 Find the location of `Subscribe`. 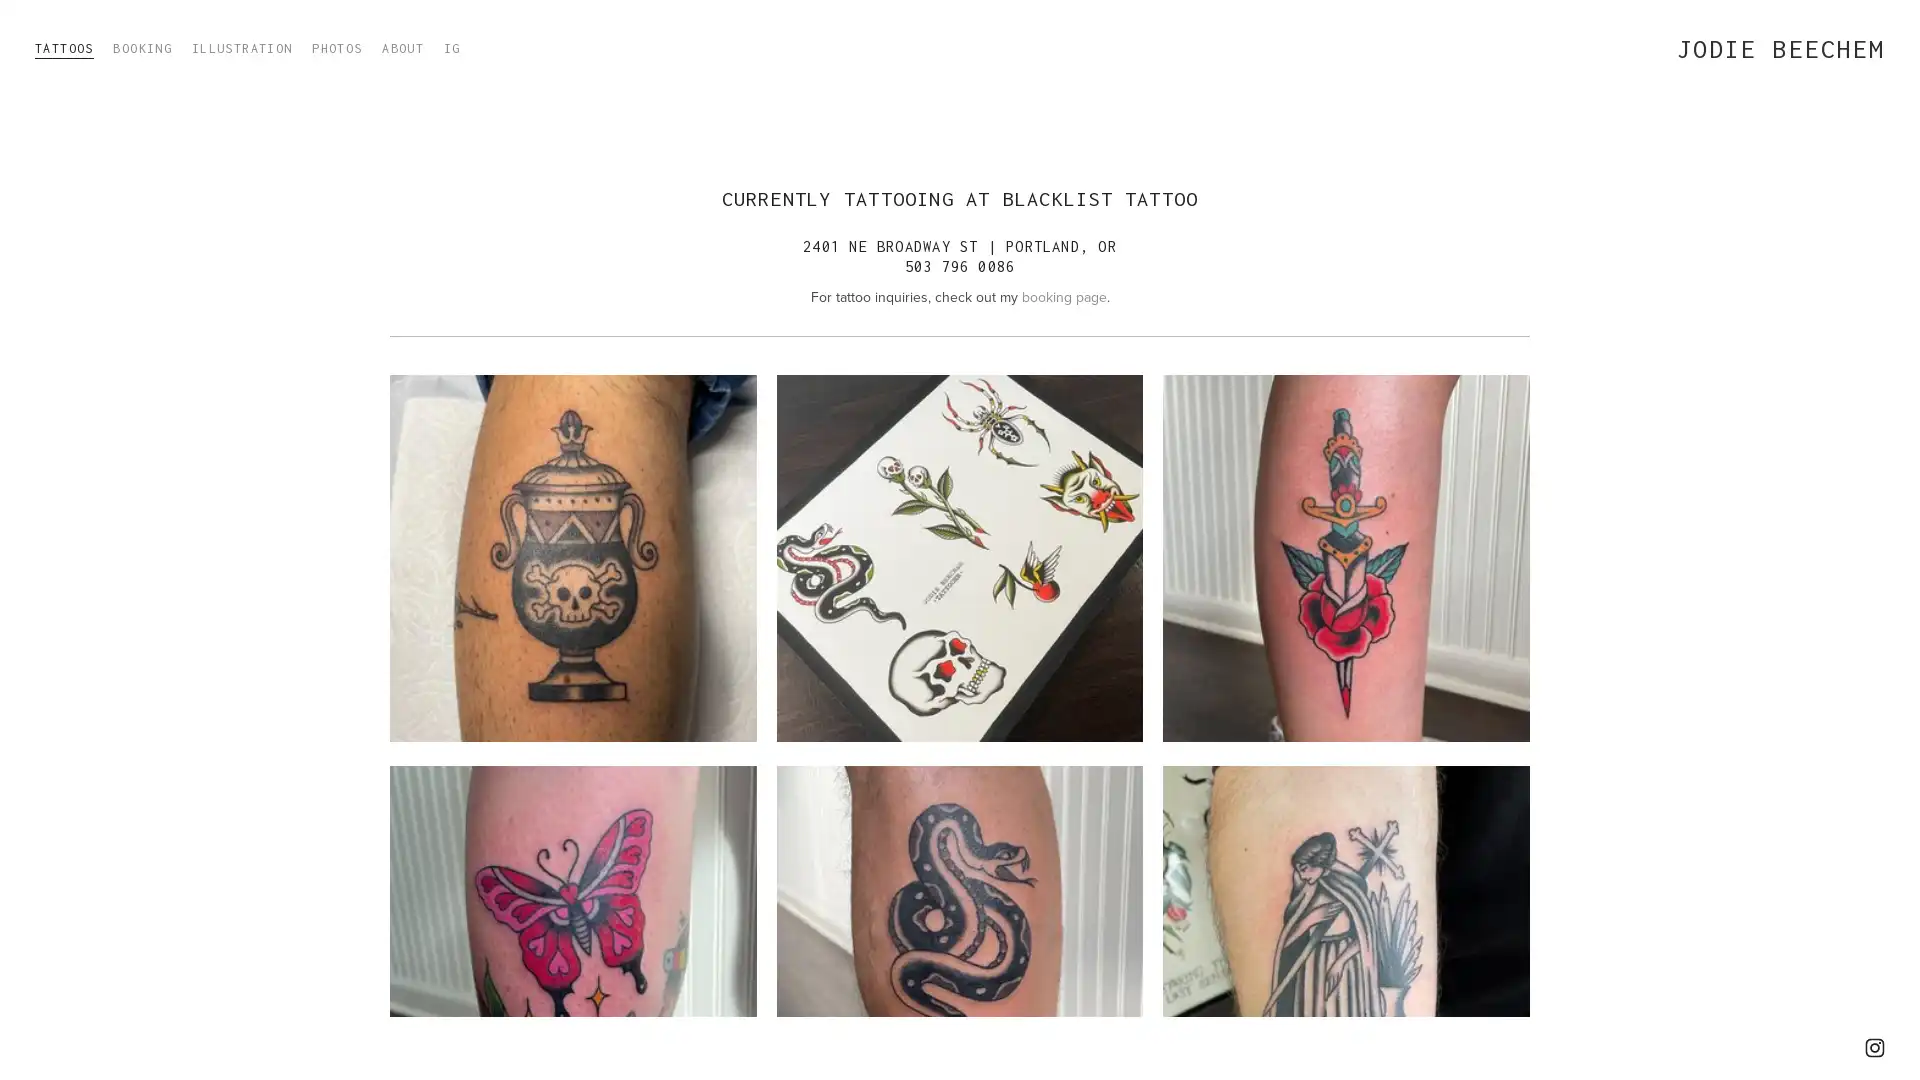

Subscribe is located at coordinates (1133, 573).